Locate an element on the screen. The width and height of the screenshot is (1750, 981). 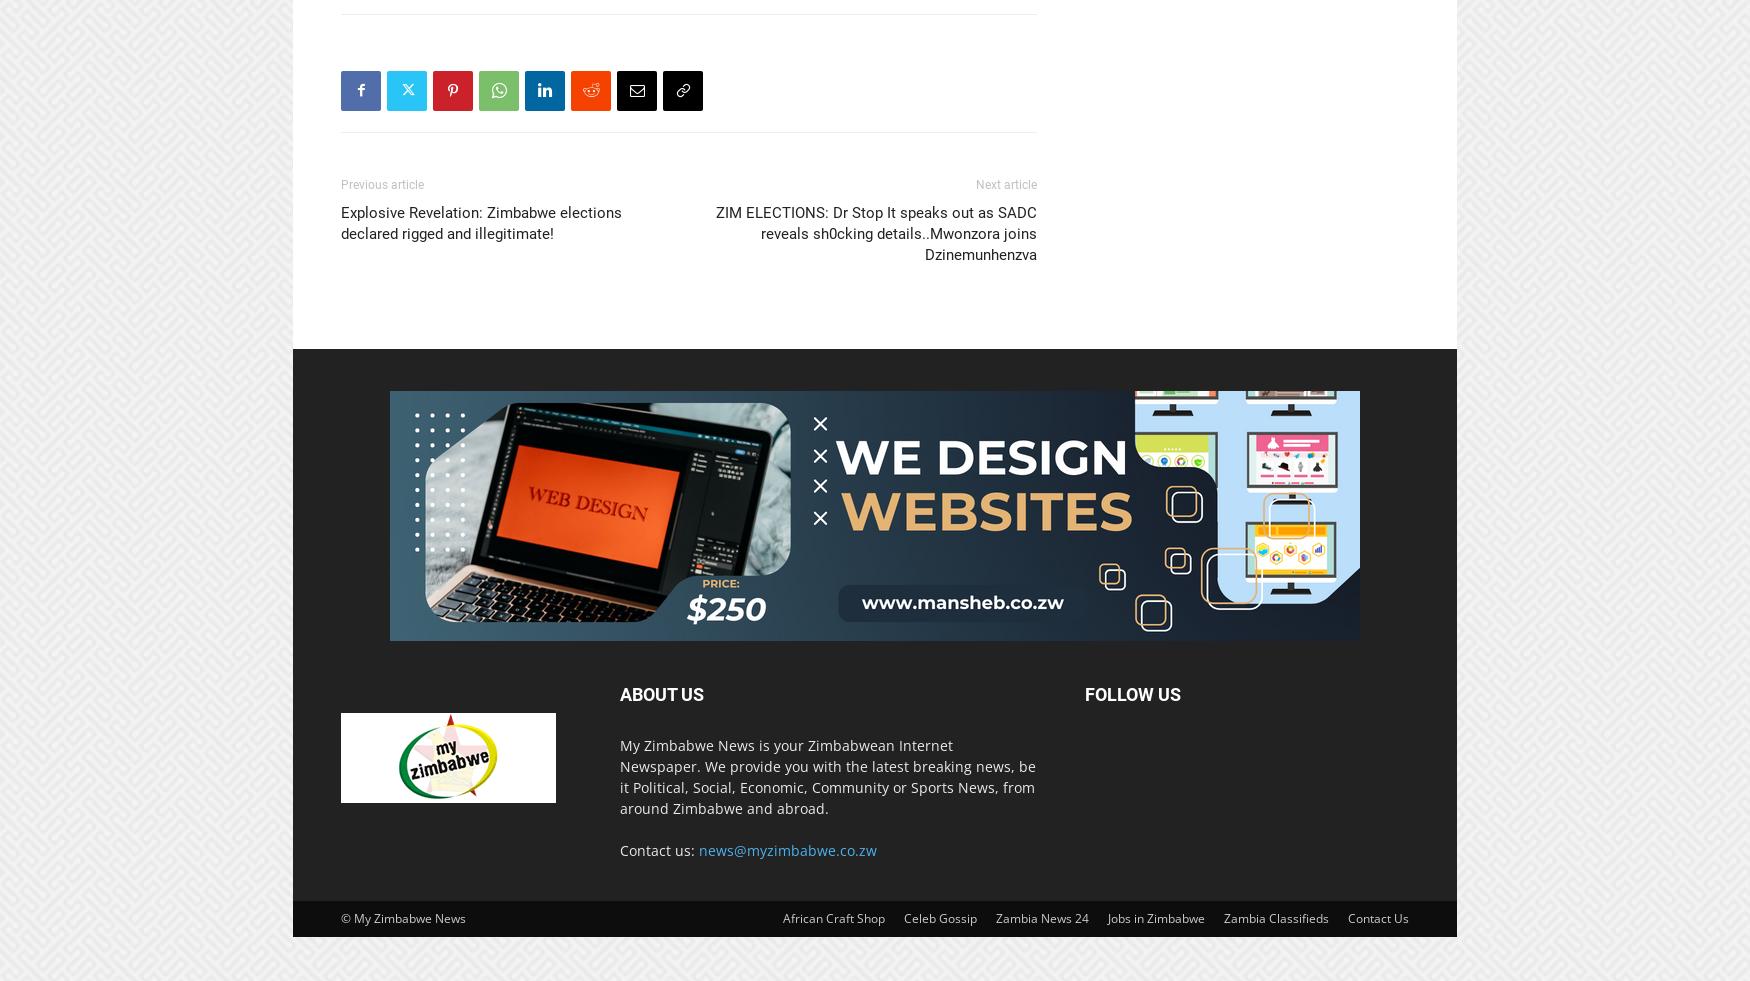
'Next article' is located at coordinates (1005, 183).